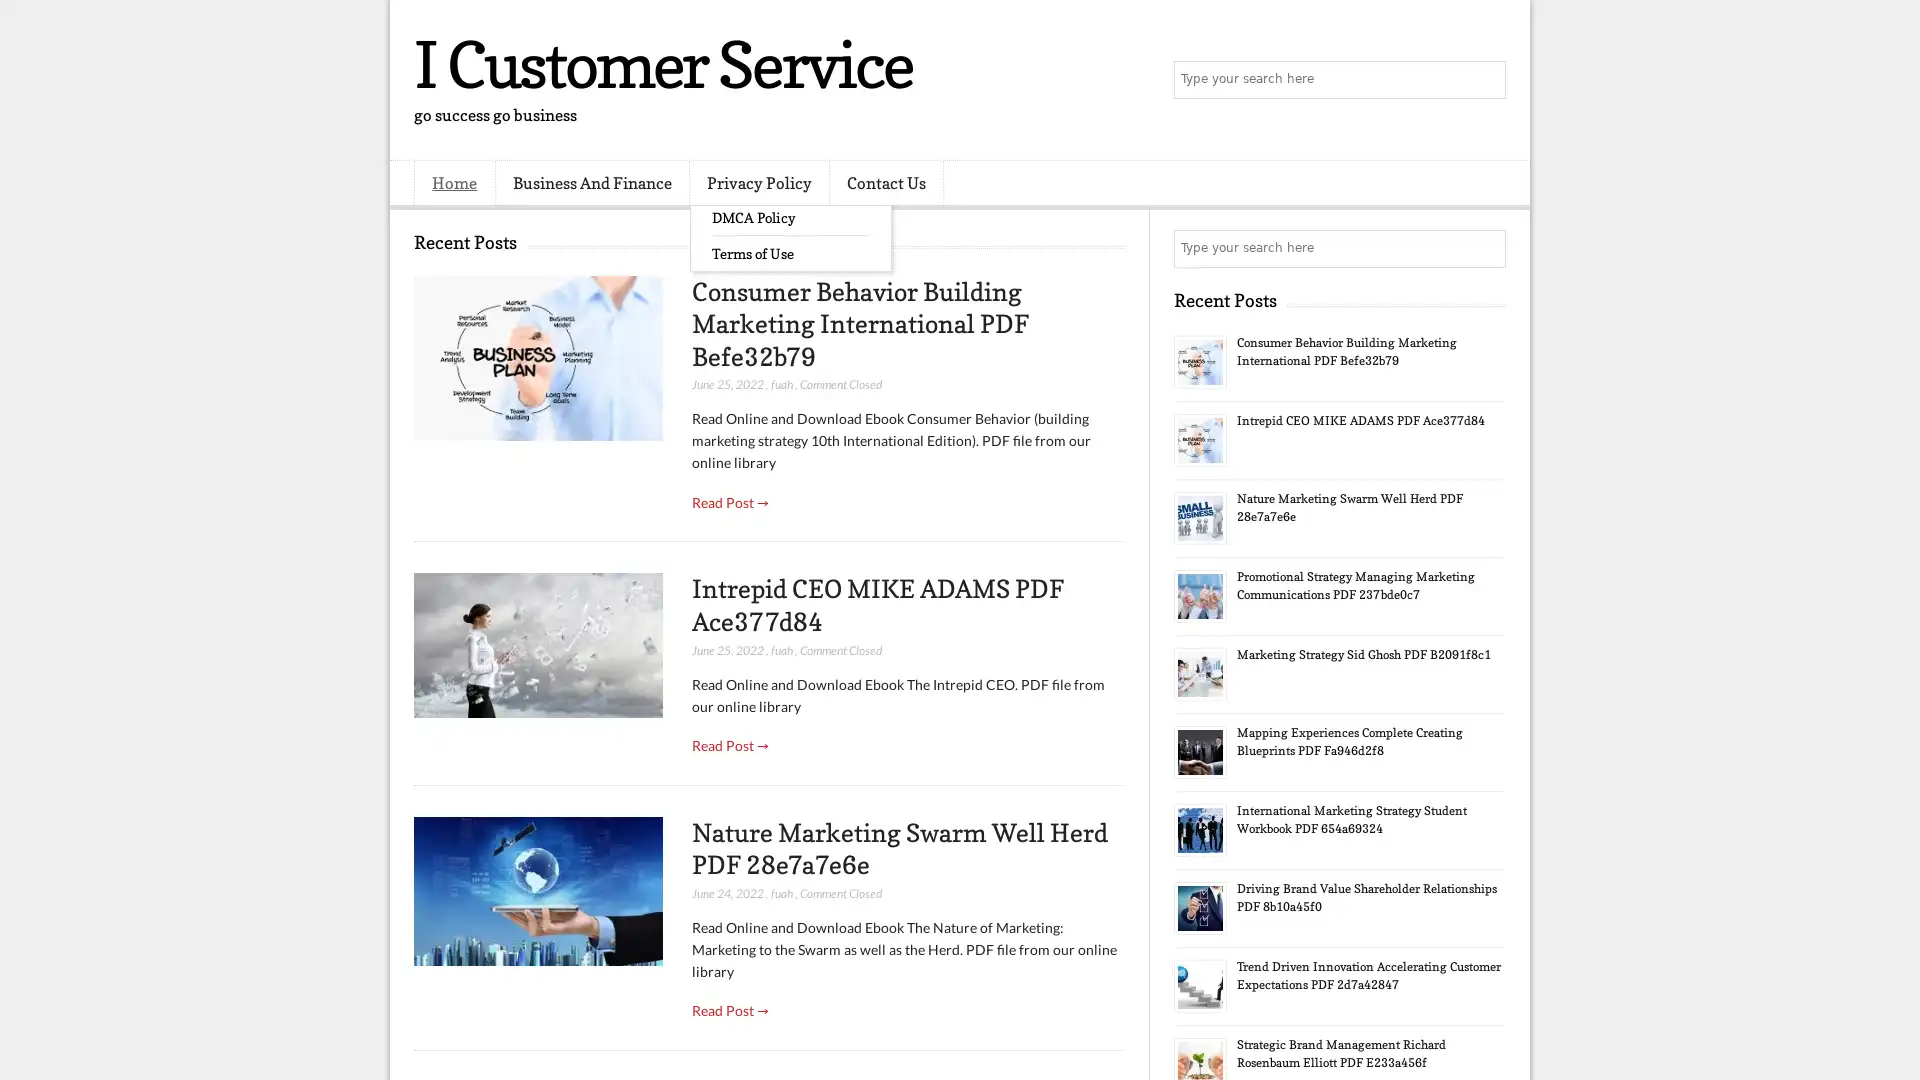 Image resolution: width=1920 pixels, height=1080 pixels. I want to click on Search, so click(1485, 80).